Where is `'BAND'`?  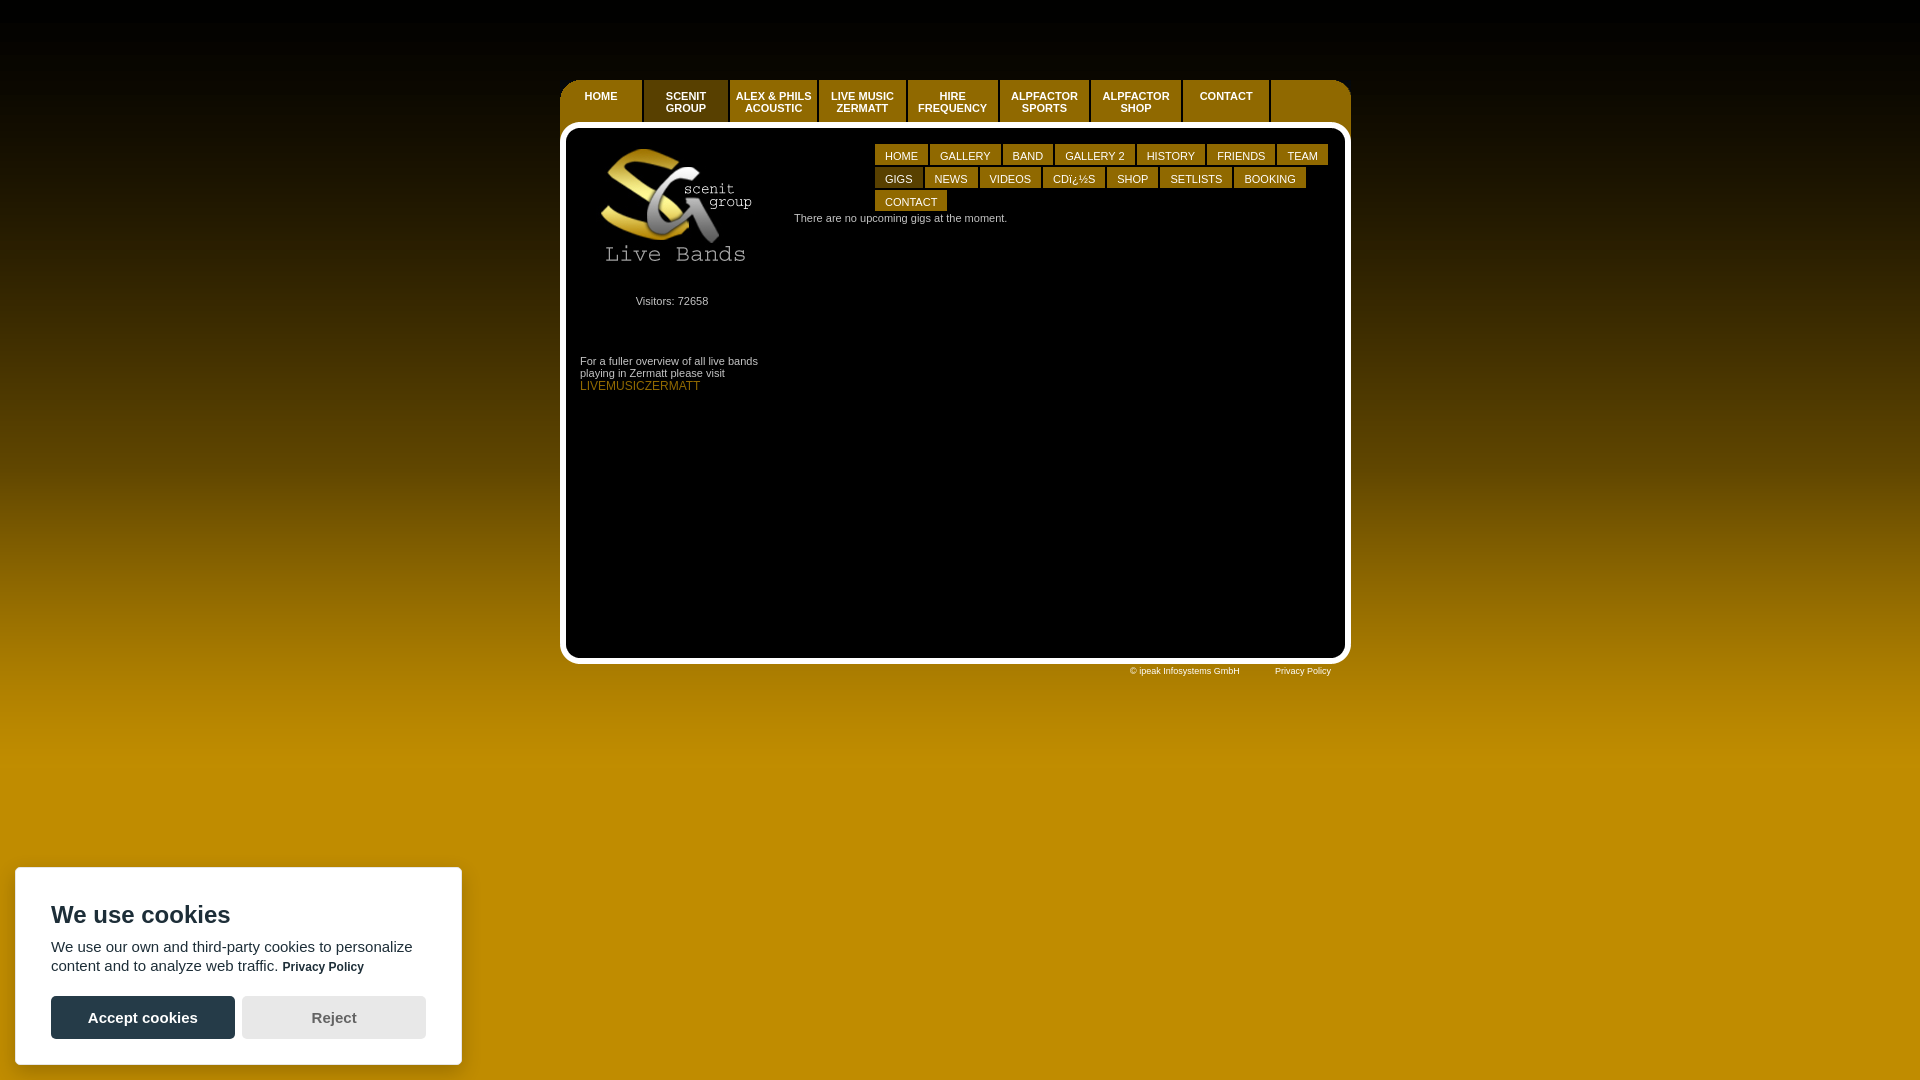
'BAND' is located at coordinates (1028, 153).